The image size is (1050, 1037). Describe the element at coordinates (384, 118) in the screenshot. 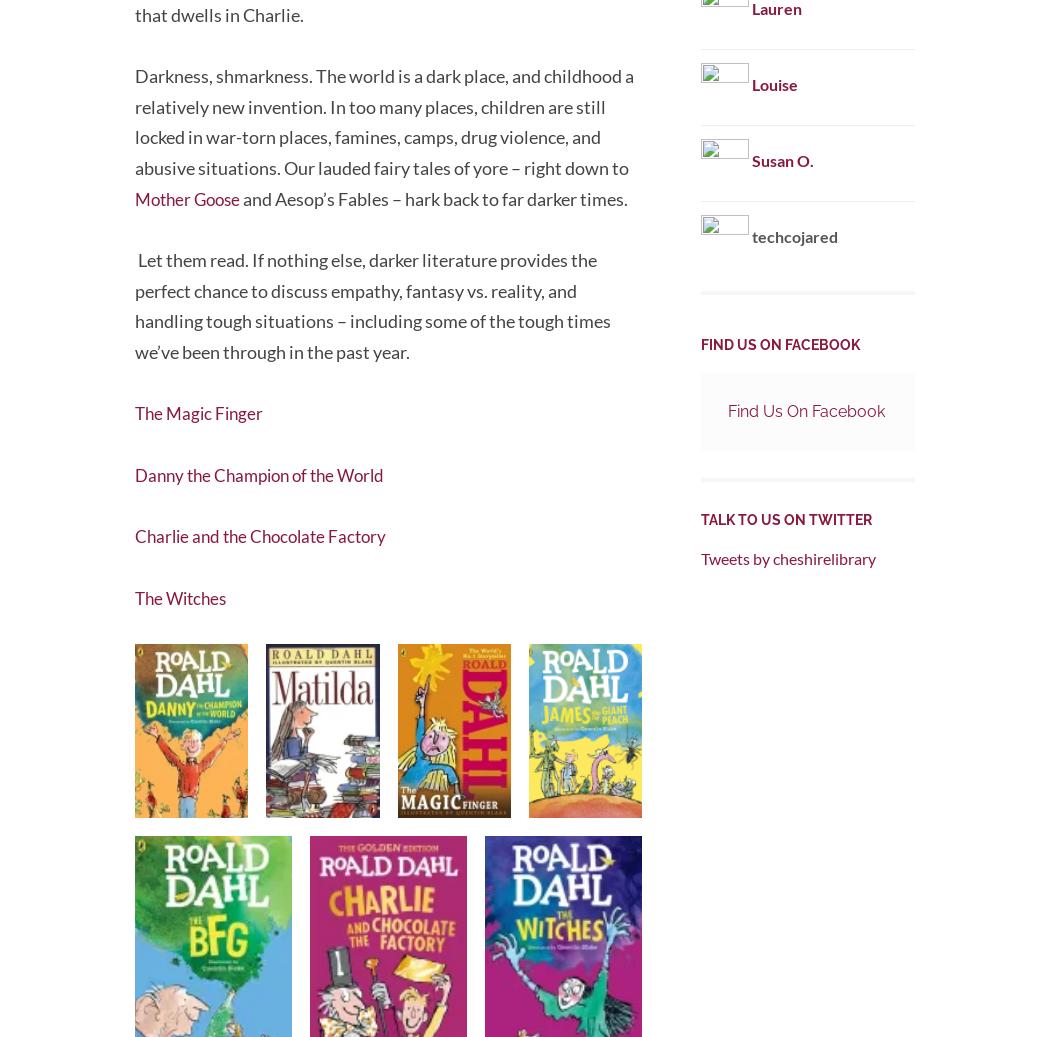

I see `'Darkness, shmarkness. The world is a dark place, and childhood a relatively new invention. In too many places, children are still locked in war-torn places, famines, camps, drug violence, and abusive situations. Our lauded fairy tales of yore – right down to'` at that location.